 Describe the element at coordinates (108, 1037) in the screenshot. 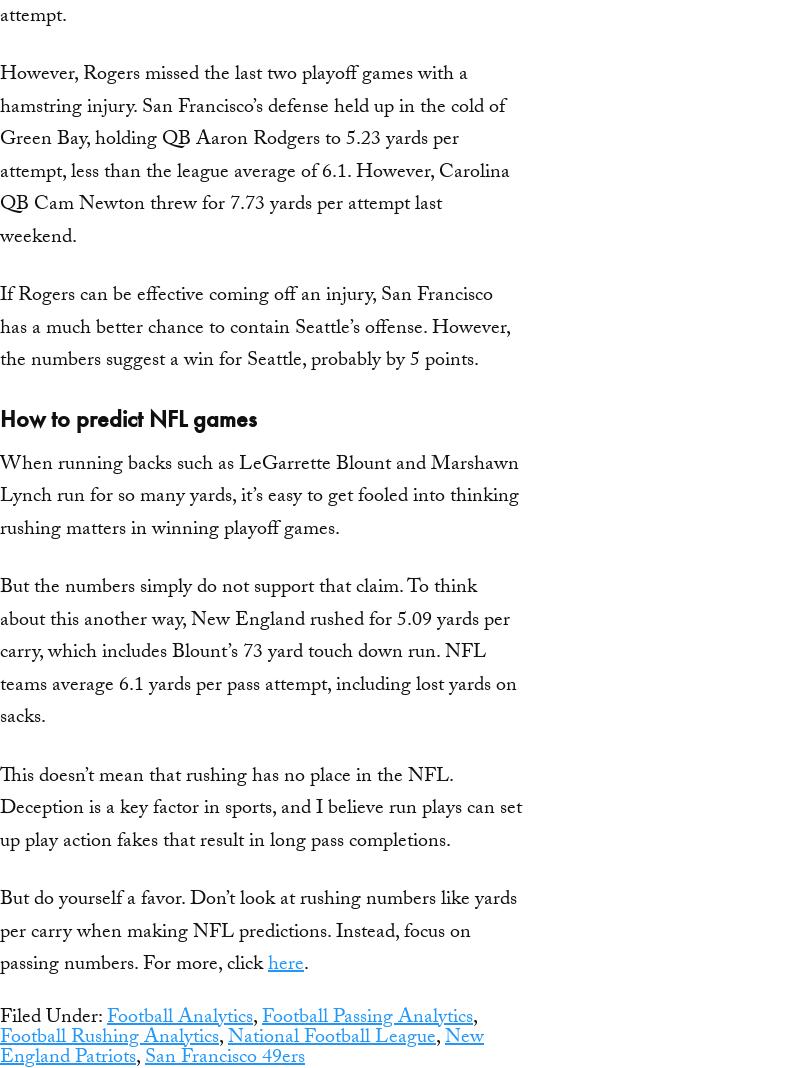

I see `'Football Rushing Analytics'` at that location.